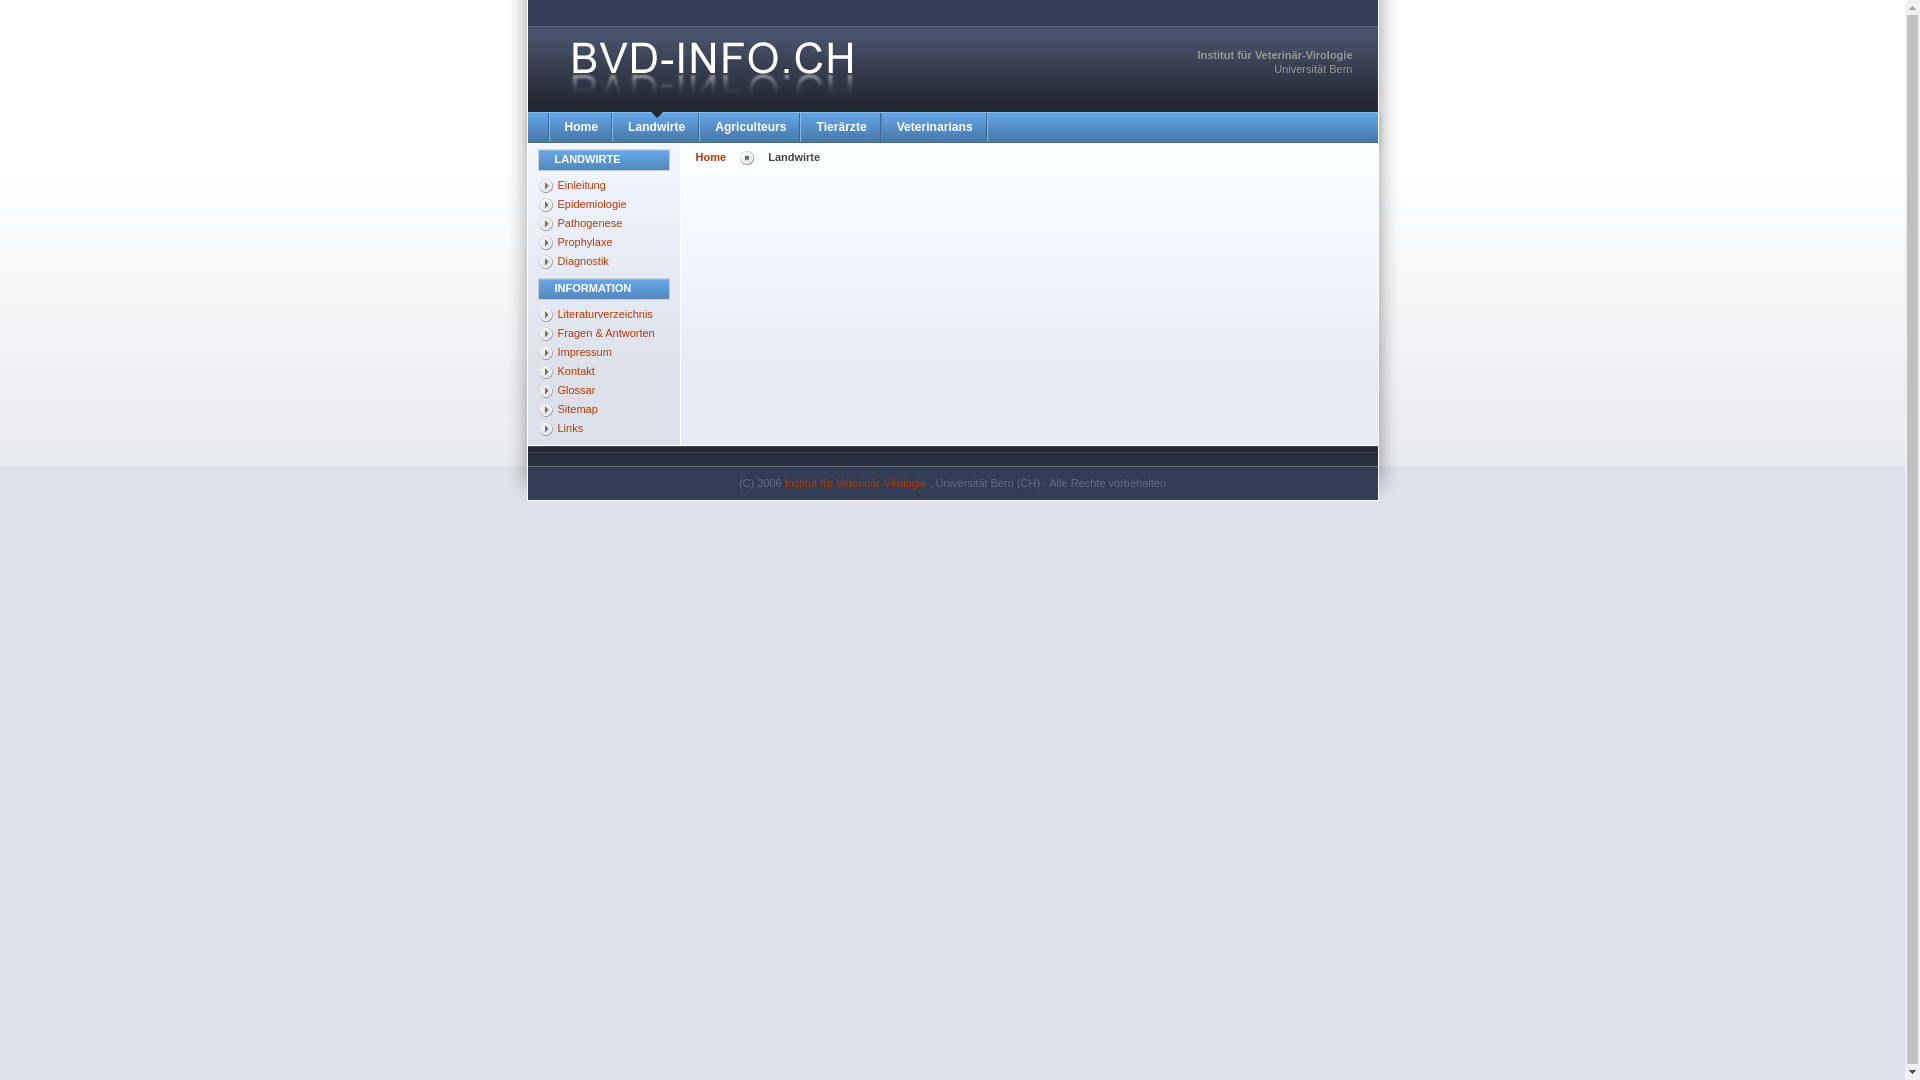 Image resolution: width=1920 pixels, height=1080 pixels. What do you see at coordinates (749, 127) in the screenshot?
I see `'Agriculteurs'` at bounding box center [749, 127].